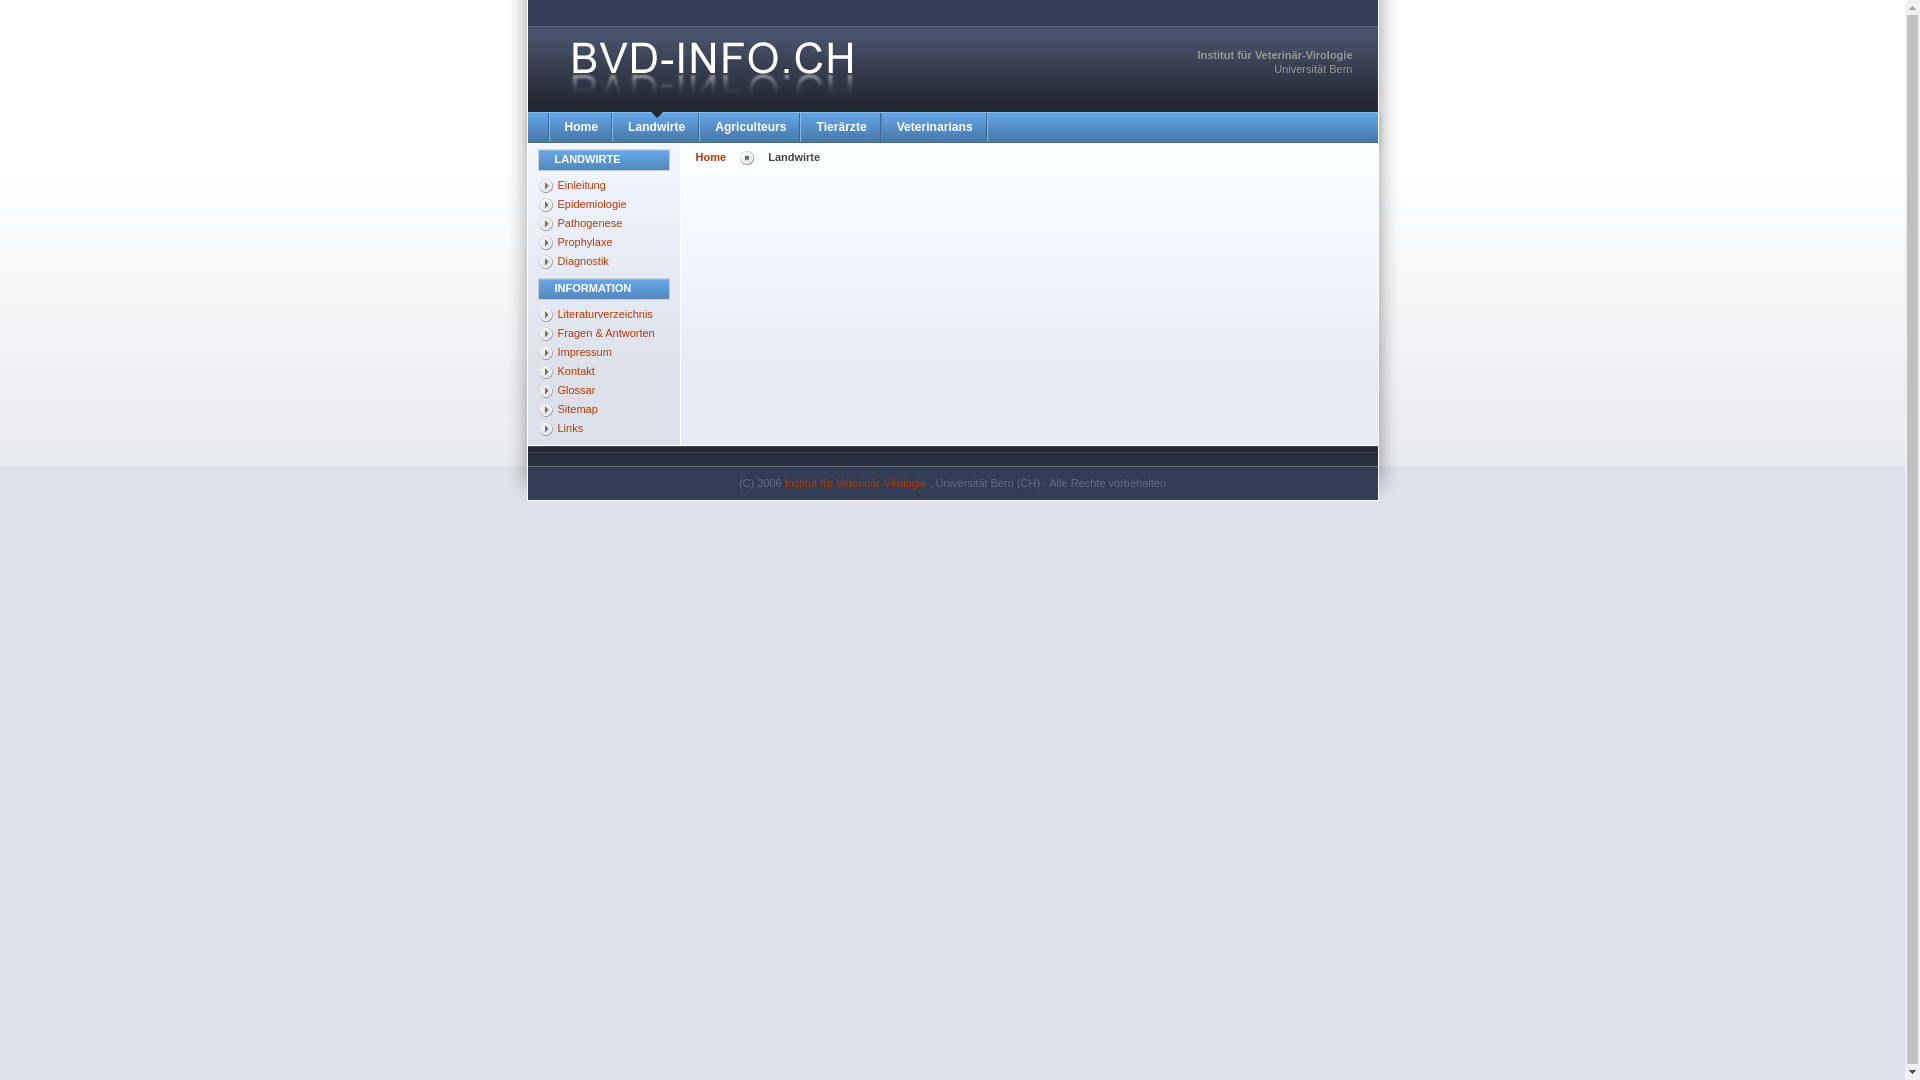 Image resolution: width=1920 pixels, height=1080 pixels. What do you see at coordinates (749, 127) in the screenshot?
I see `'Agriculteurs'` at bounding box center [749, 127].